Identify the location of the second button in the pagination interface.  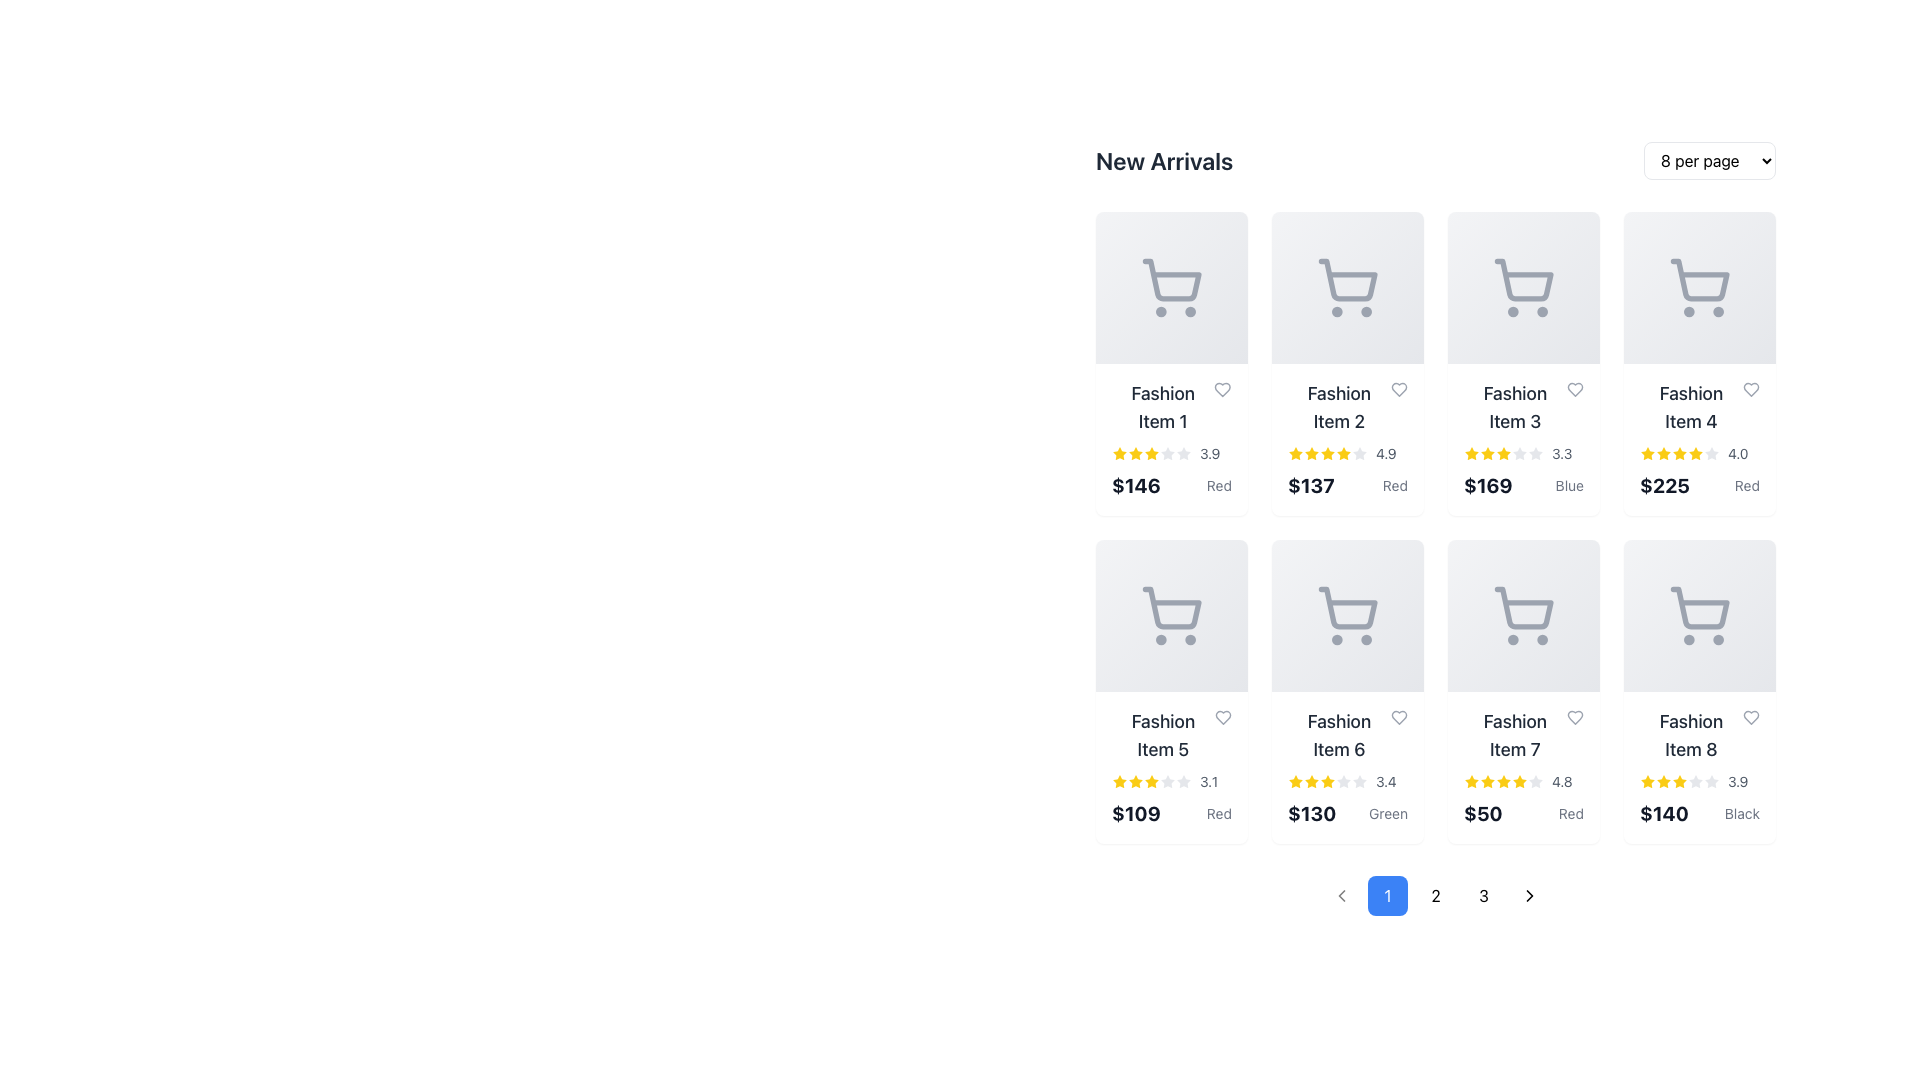
(1434, 894).